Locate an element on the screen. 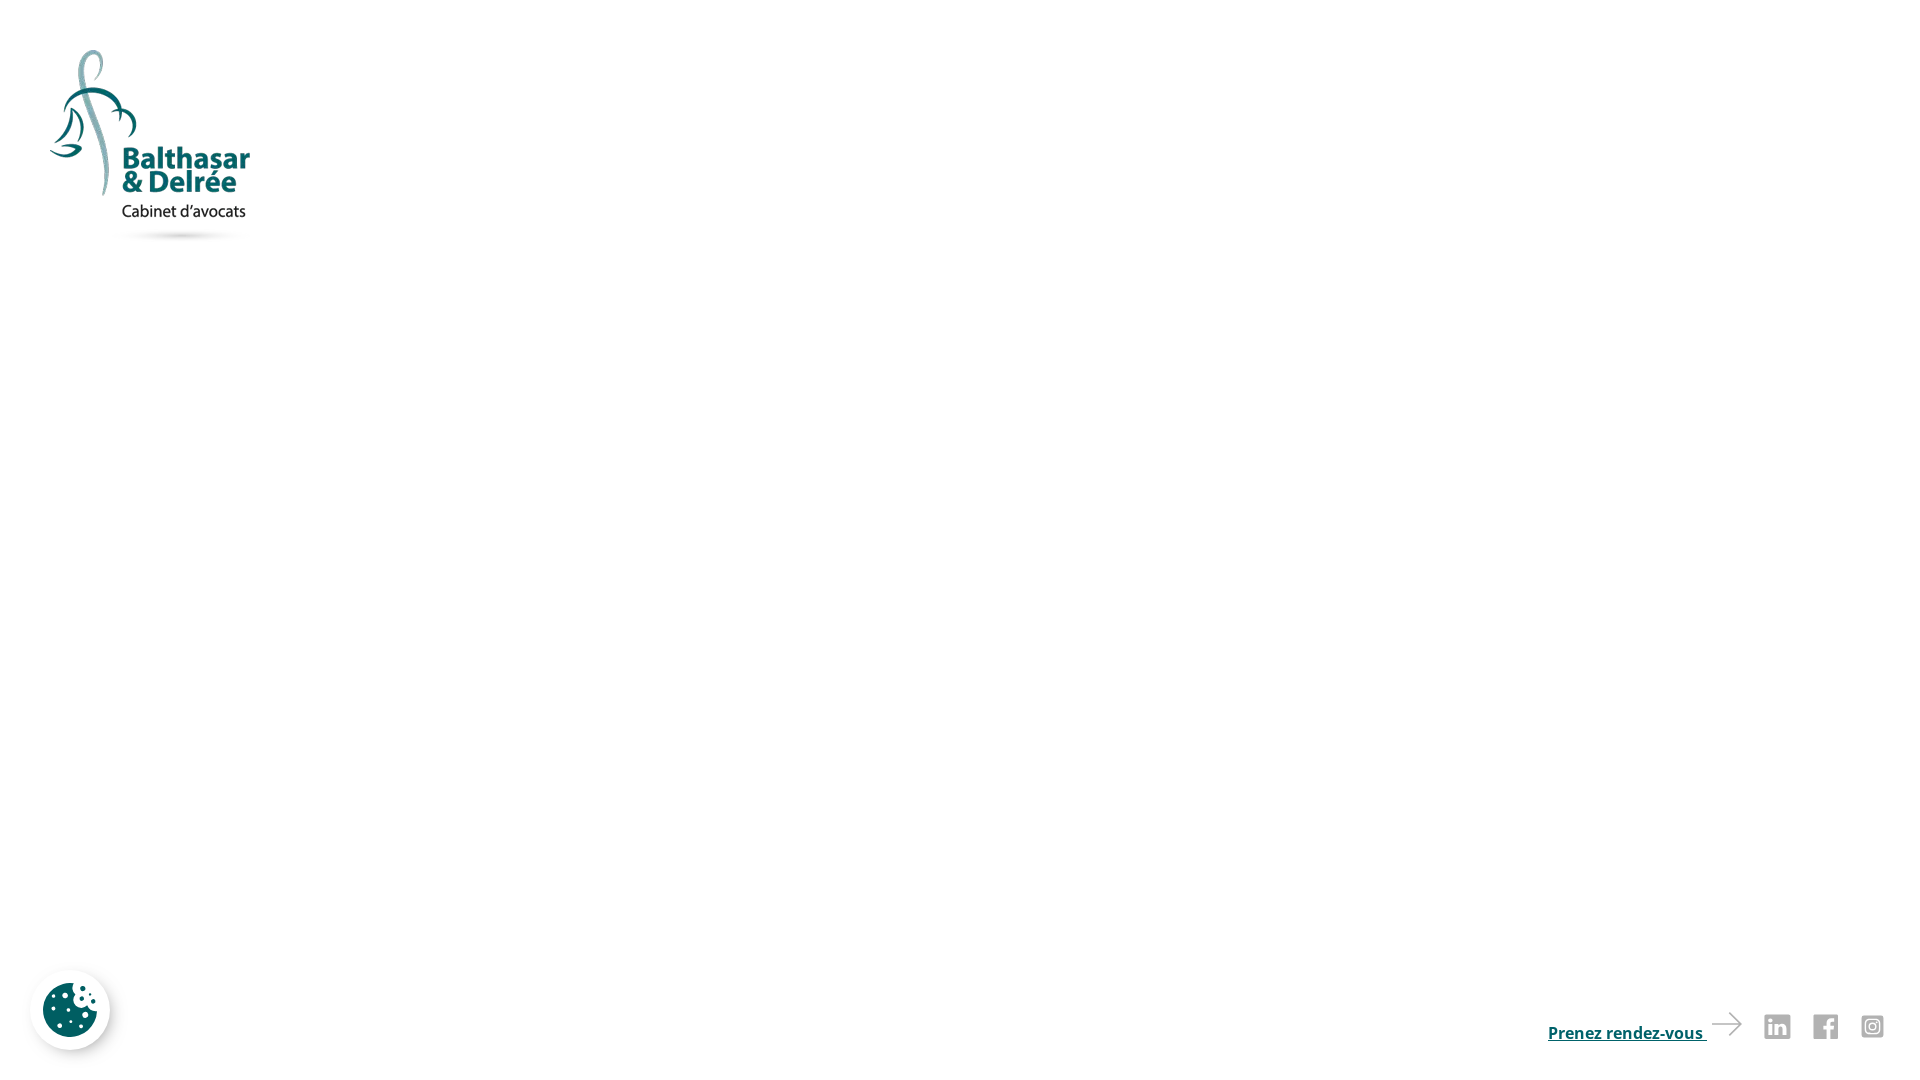  'Prenez rendez-vous' is located at coordinates (1636, 1026).